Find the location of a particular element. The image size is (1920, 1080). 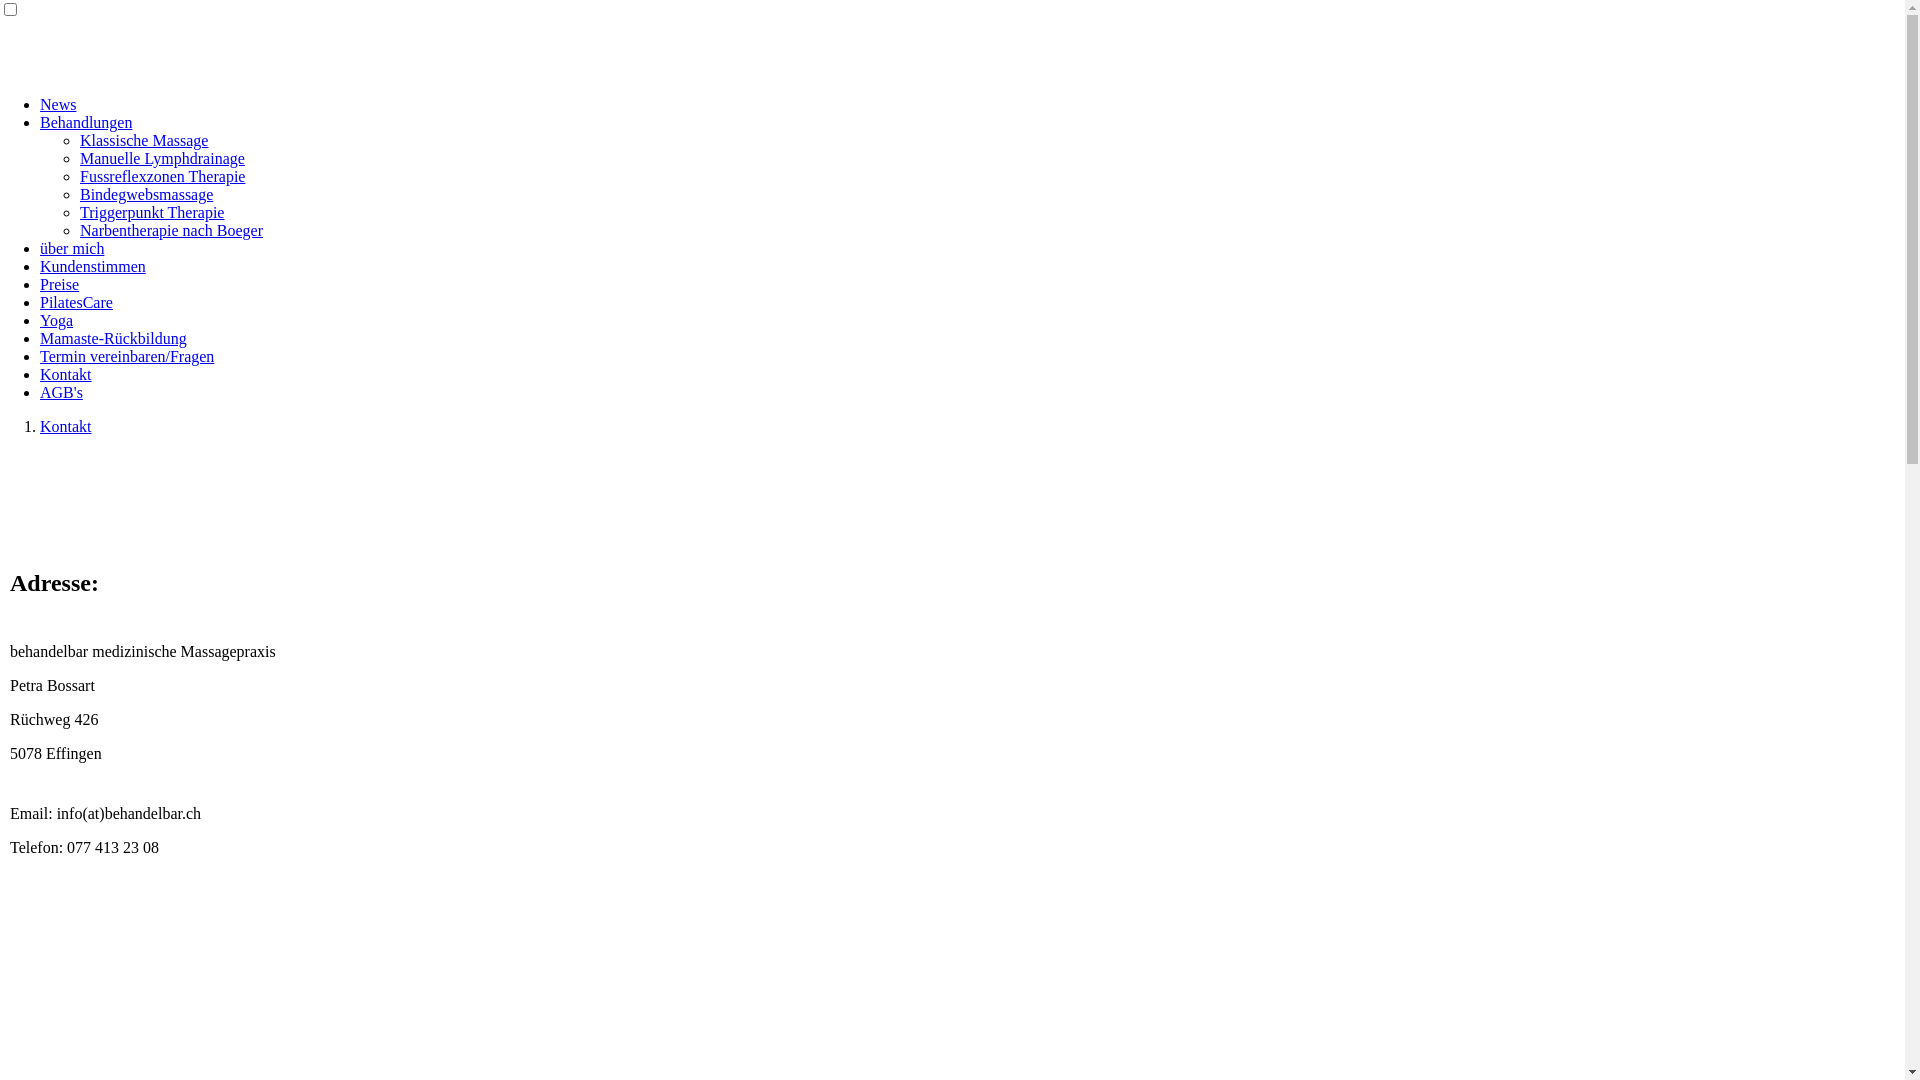

'Preise' is located at coordinates (59, 284).